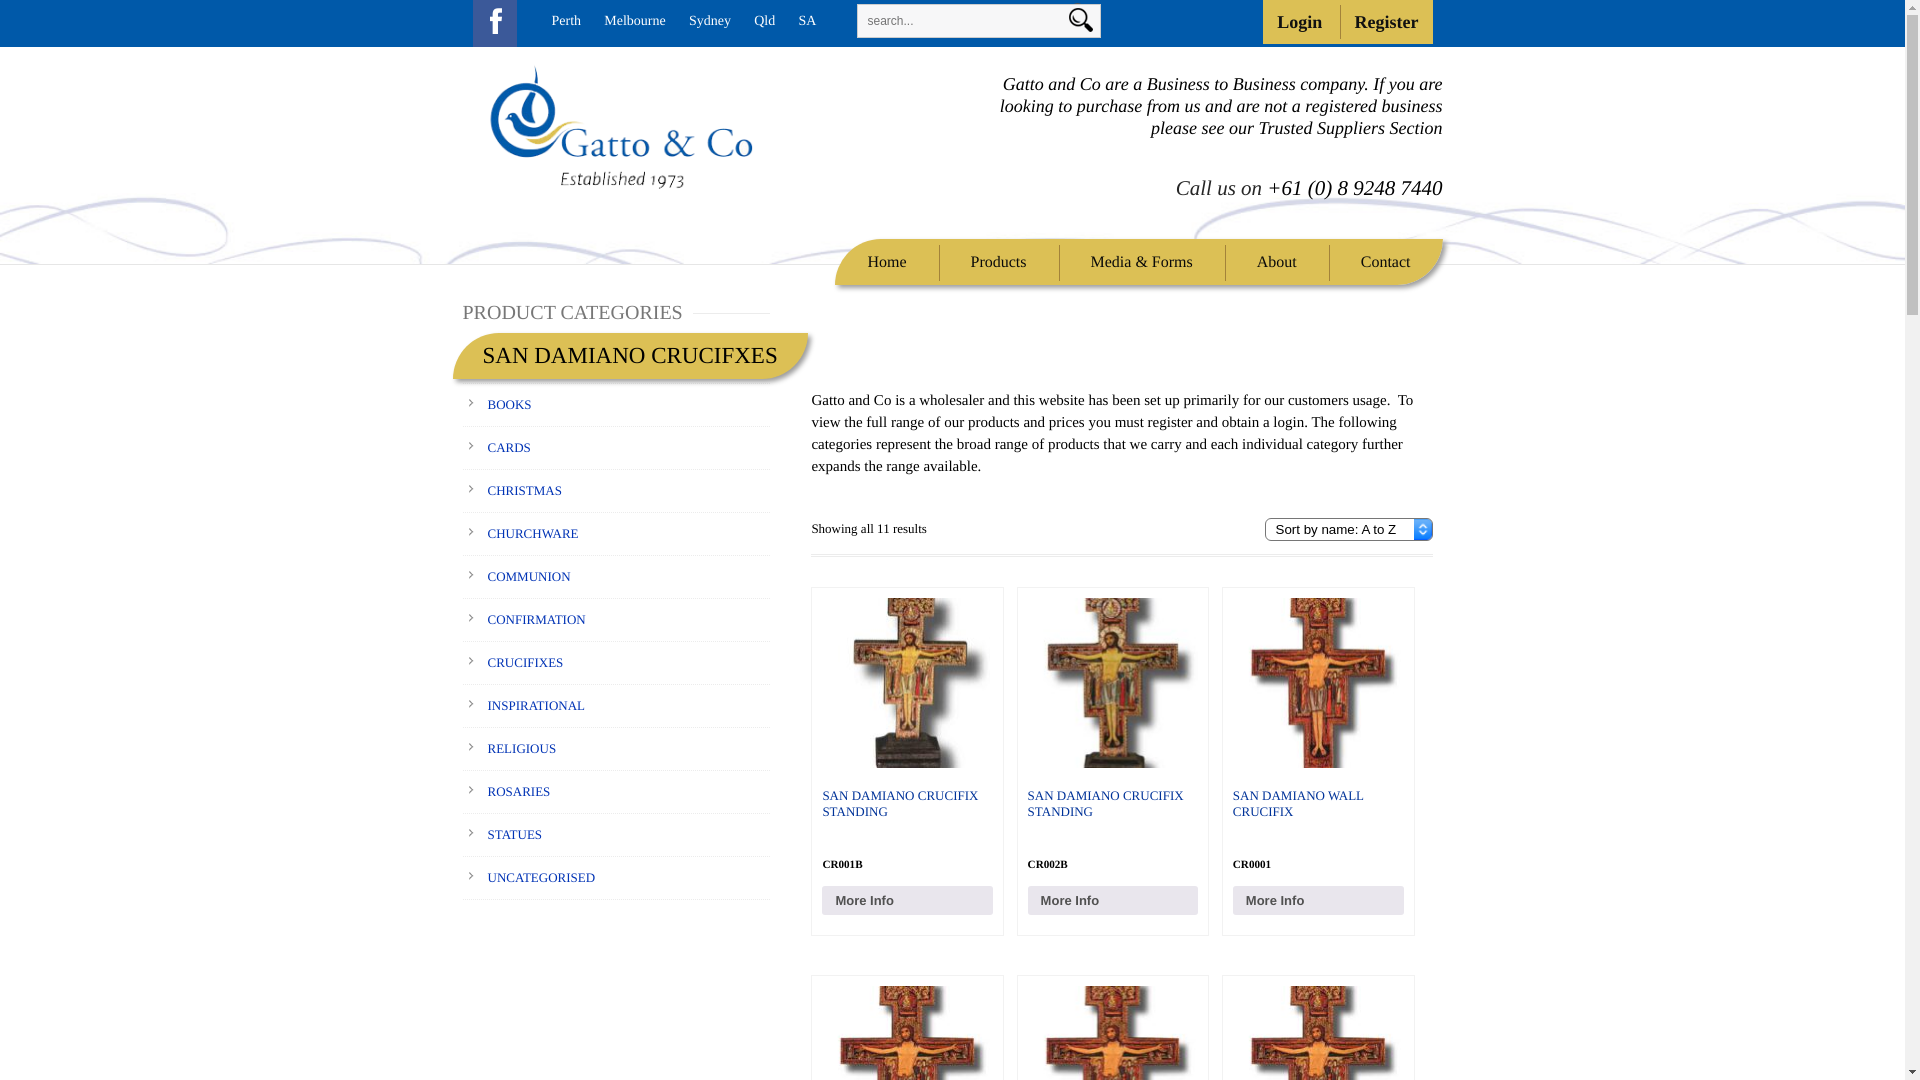 Image resolution: width=1920 pixels, height=1080 pixels. Describe the element at coordinates (533, 532) in the screenshot. I see `'CHURCHWARE'` at that location.